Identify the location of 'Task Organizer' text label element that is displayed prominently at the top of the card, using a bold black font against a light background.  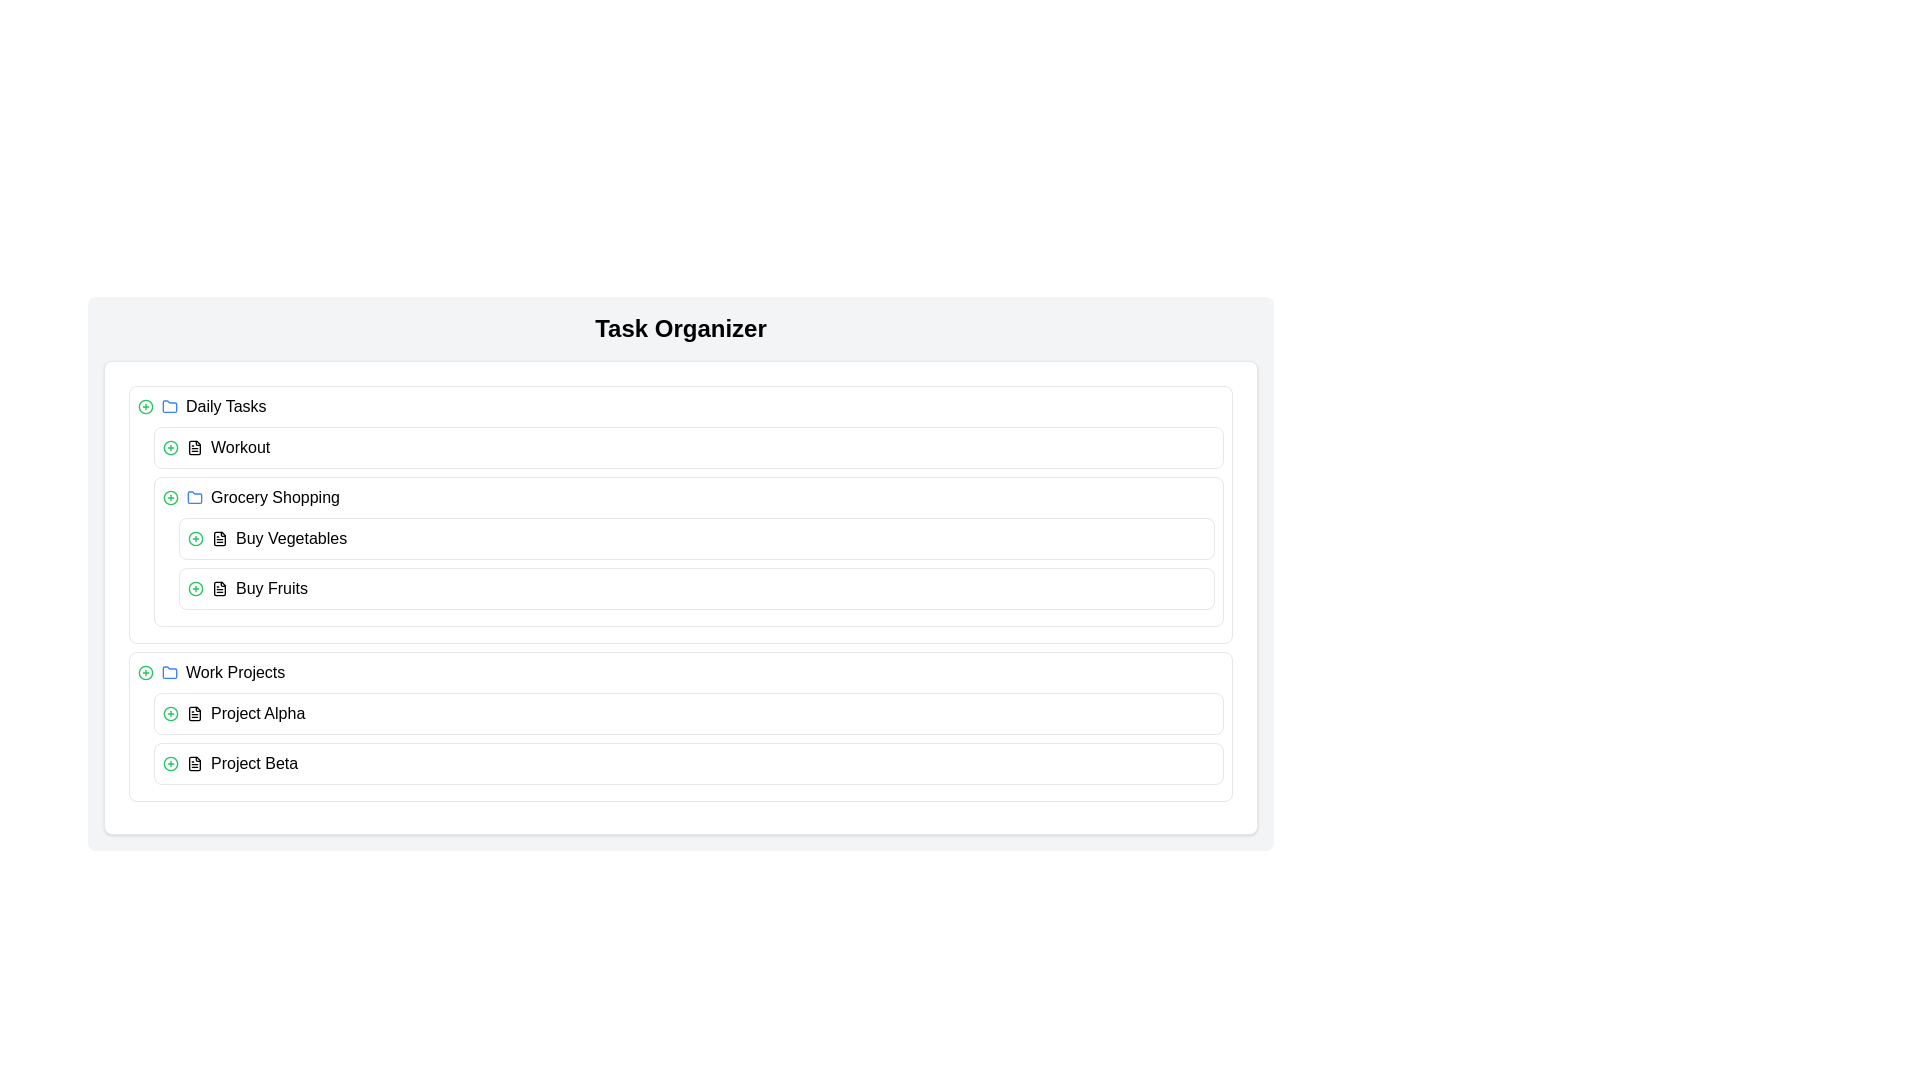
(681, 327).